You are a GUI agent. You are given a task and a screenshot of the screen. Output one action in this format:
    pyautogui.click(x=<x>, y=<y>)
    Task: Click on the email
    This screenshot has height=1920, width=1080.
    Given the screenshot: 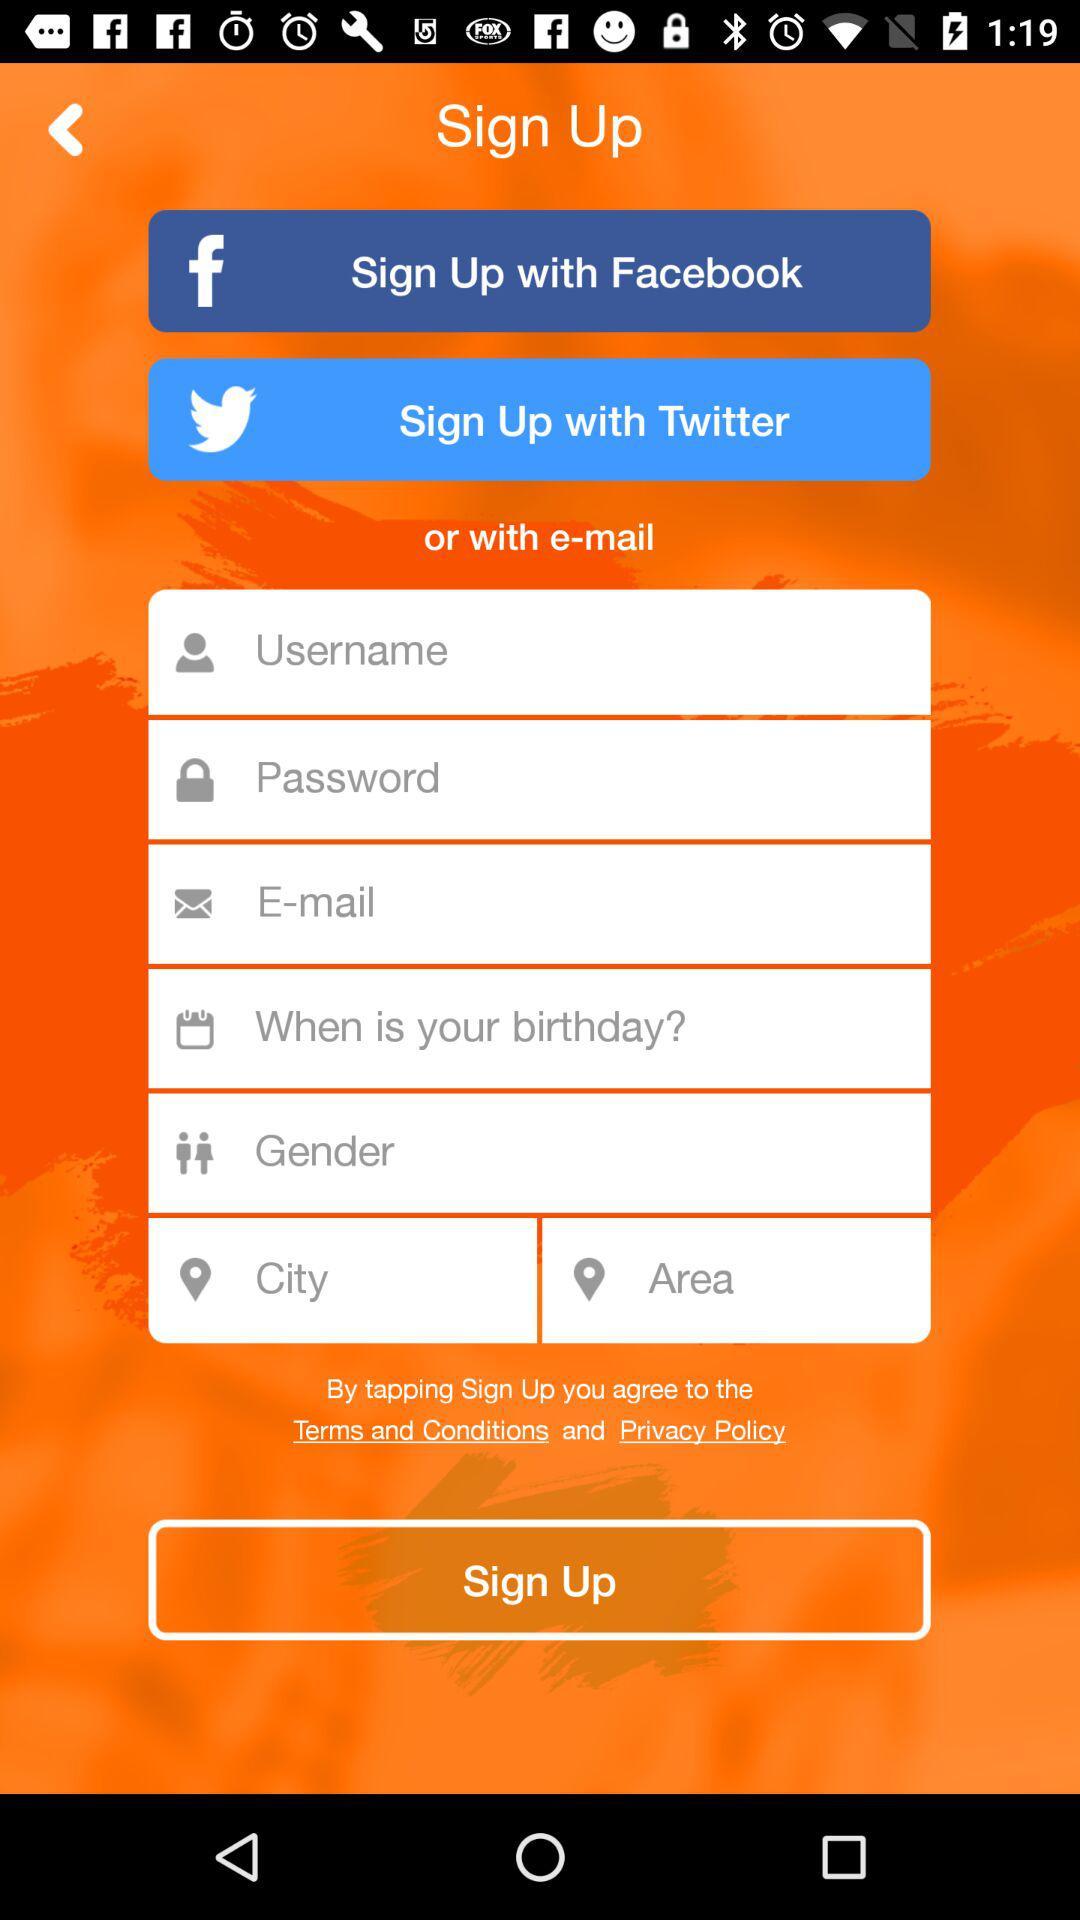 What is the action you would take?
    pyautogui.click(x=548, y=903)
    